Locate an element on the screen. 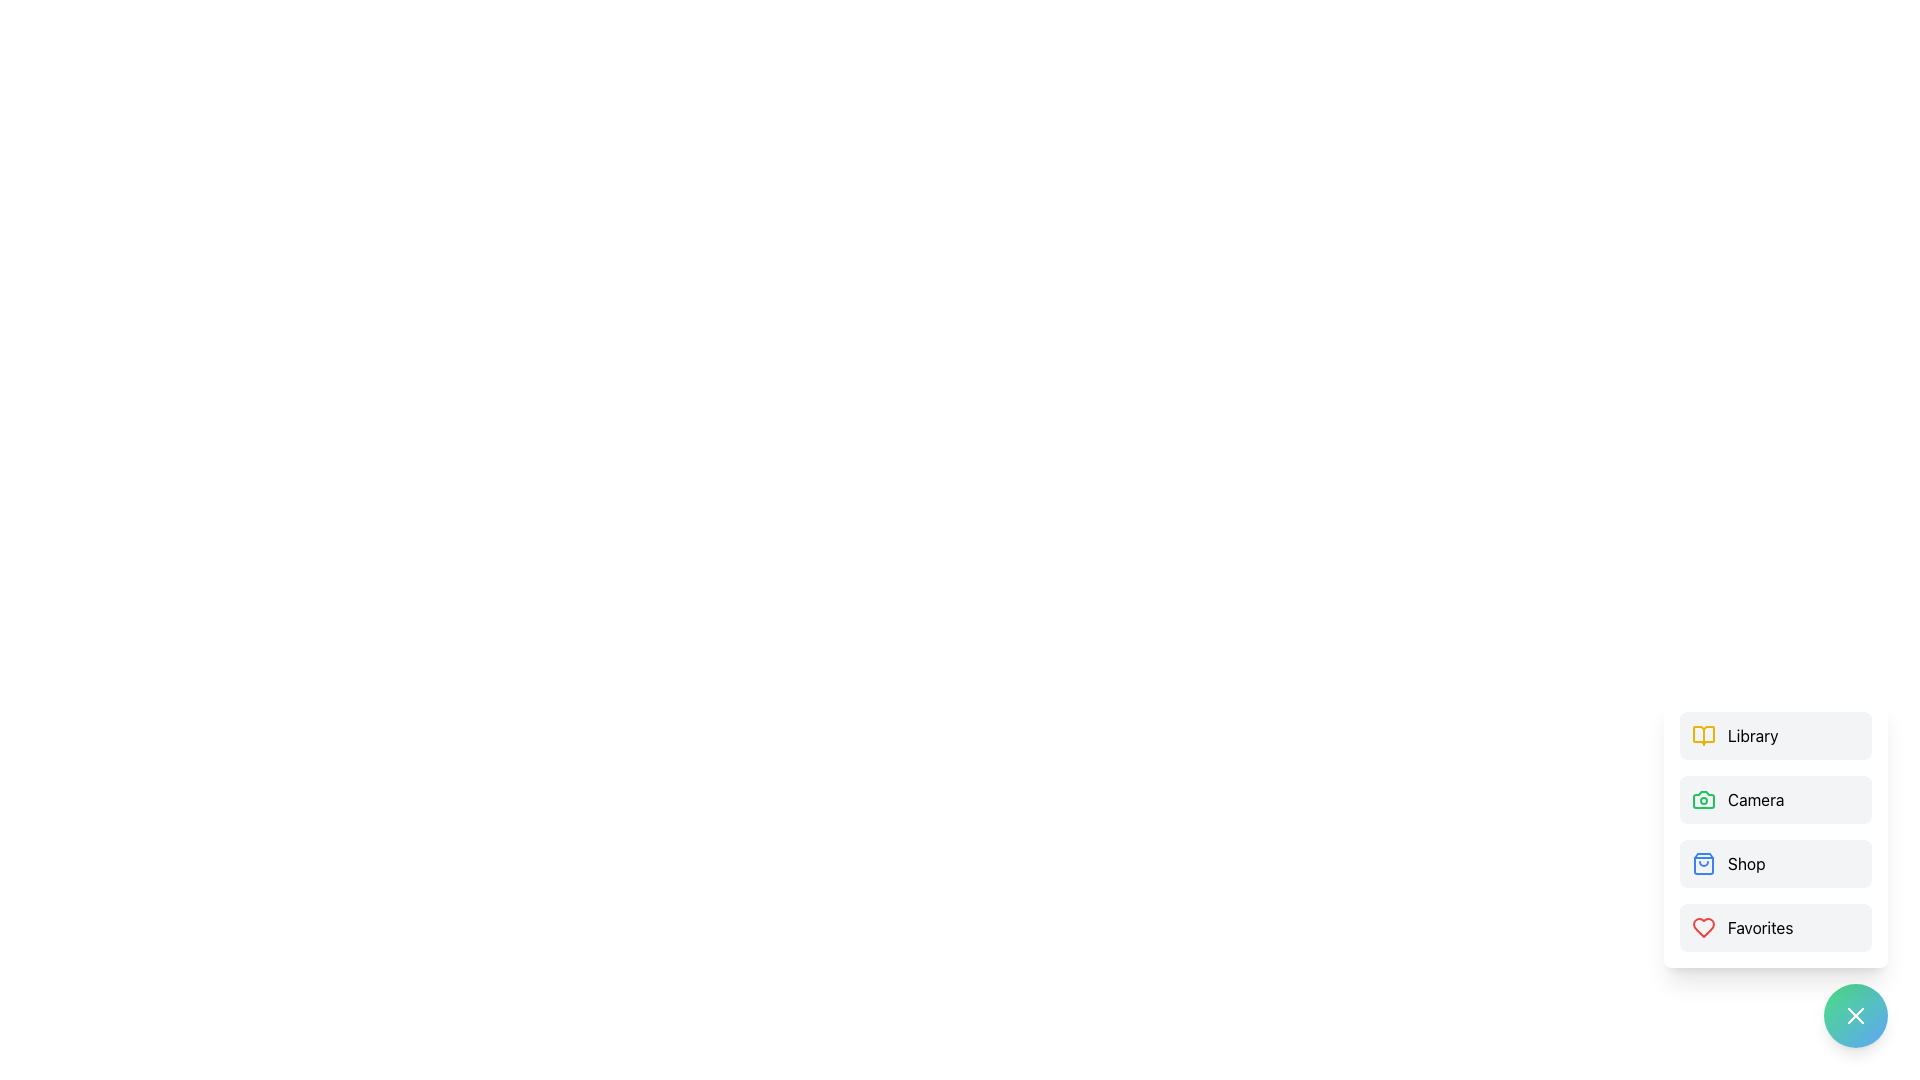 This screenshot has width=1920, height=1080. the 'Shop' text label within the button in the vertical menu panel located at the lower-right of the interface is located at coordinates (1745, 863).